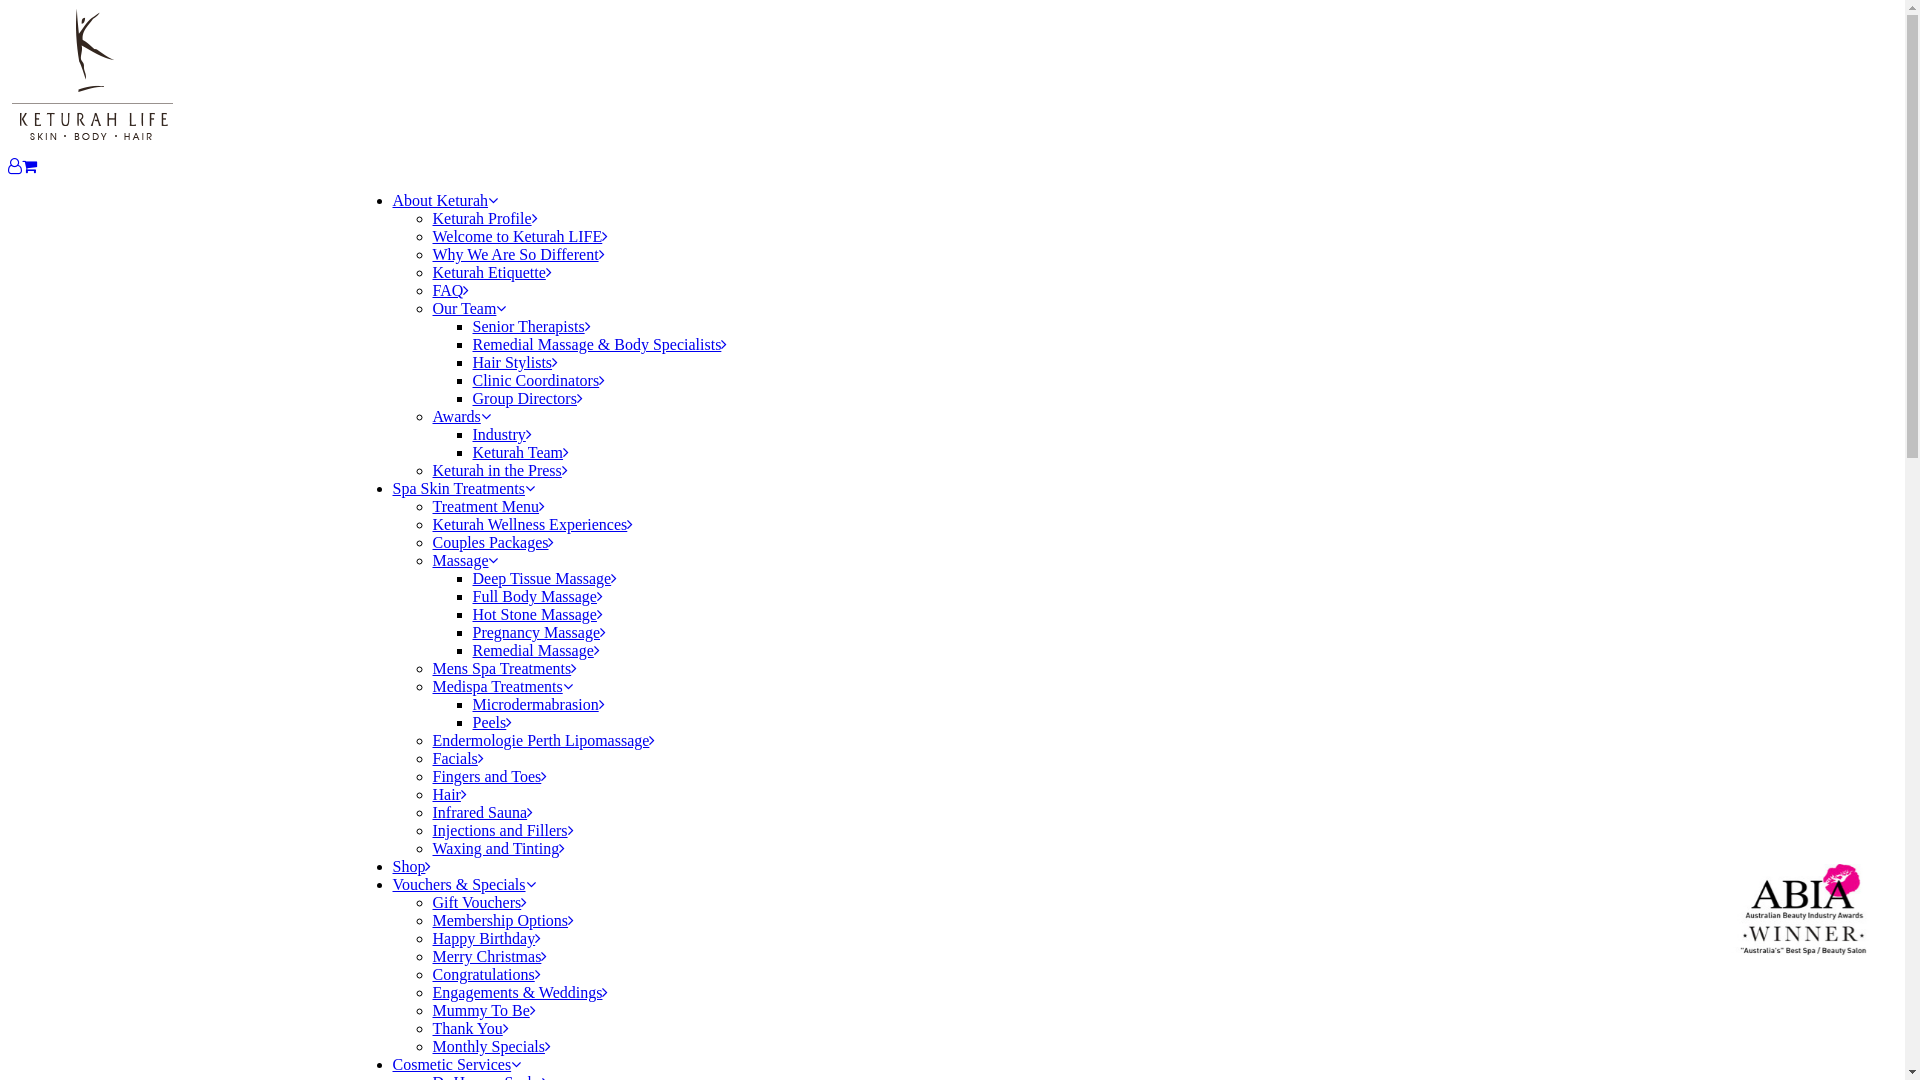  I want to click on 'Keturah Profile', so click(484, 218).